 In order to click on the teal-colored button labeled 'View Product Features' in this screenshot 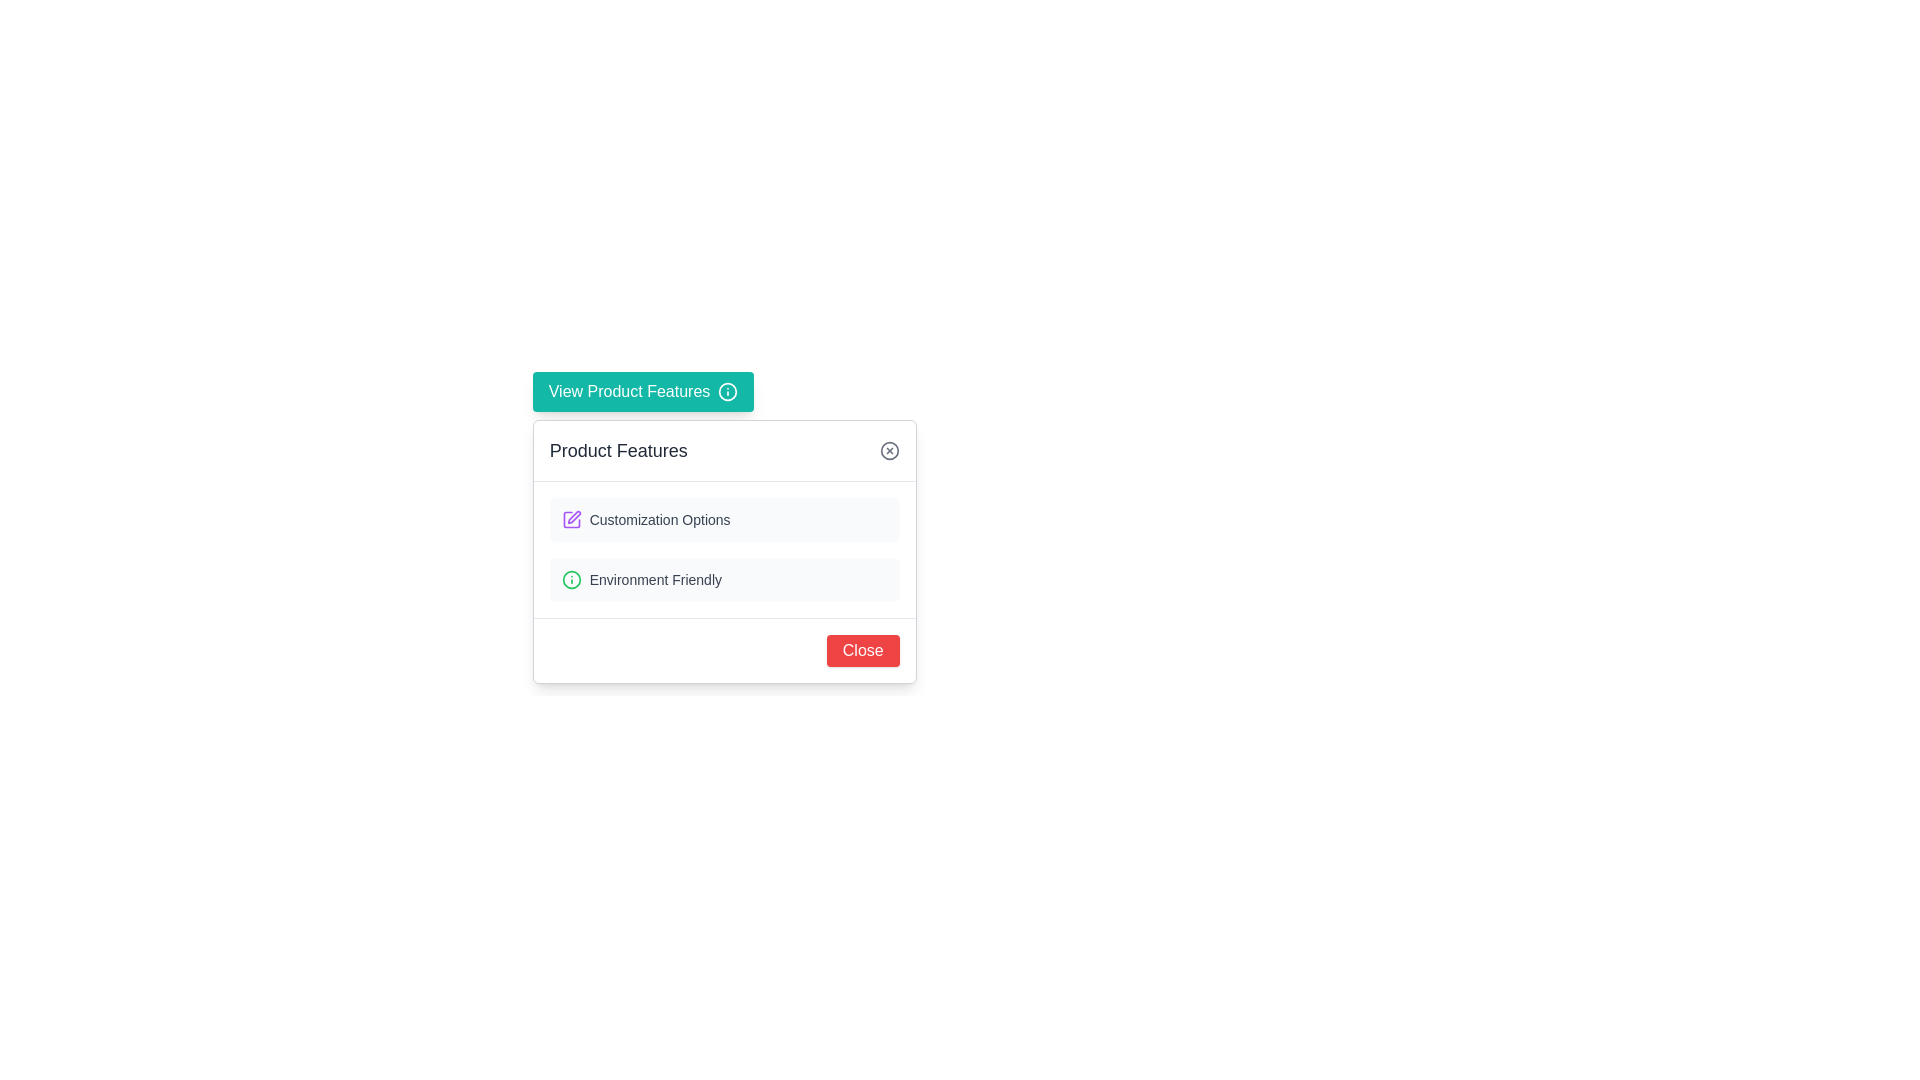, I will do `click(643, 392)`.